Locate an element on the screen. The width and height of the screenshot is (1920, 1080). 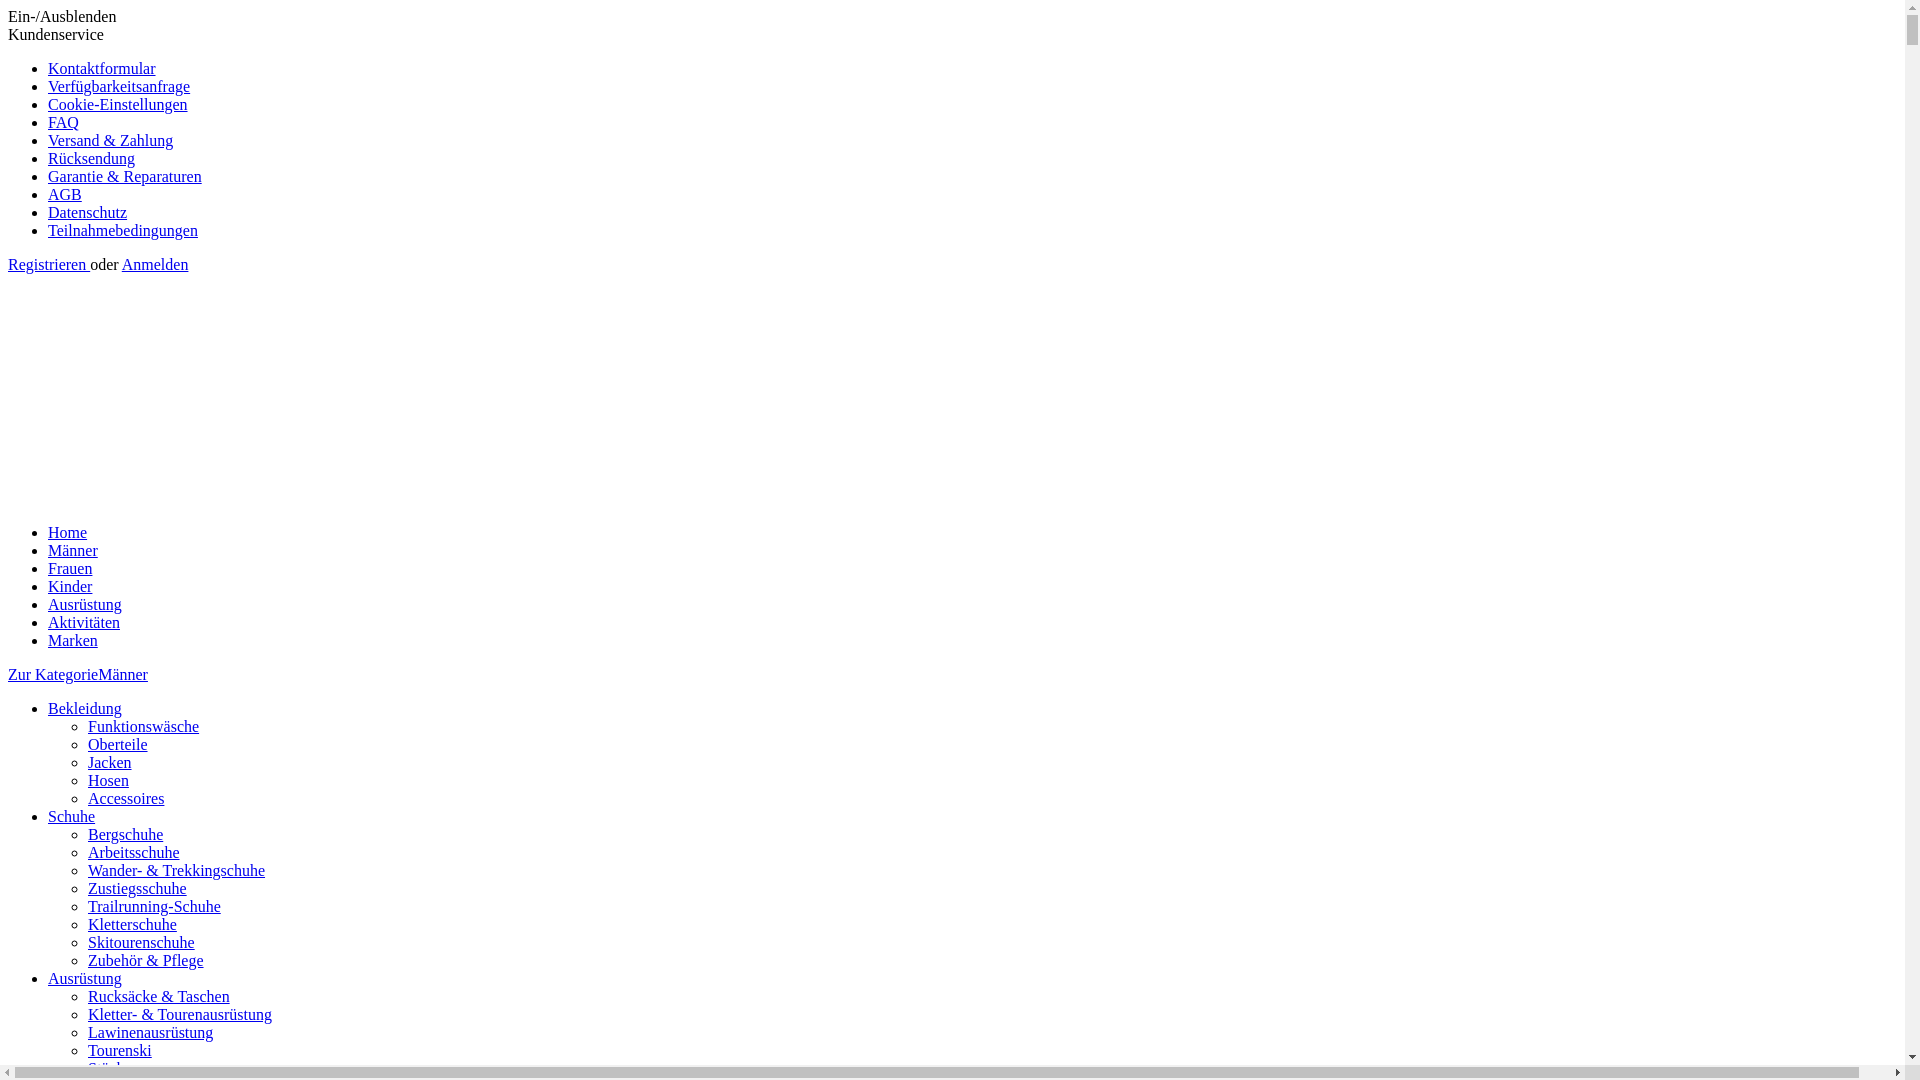
'Jacken' is located at coordinates (109, 762).